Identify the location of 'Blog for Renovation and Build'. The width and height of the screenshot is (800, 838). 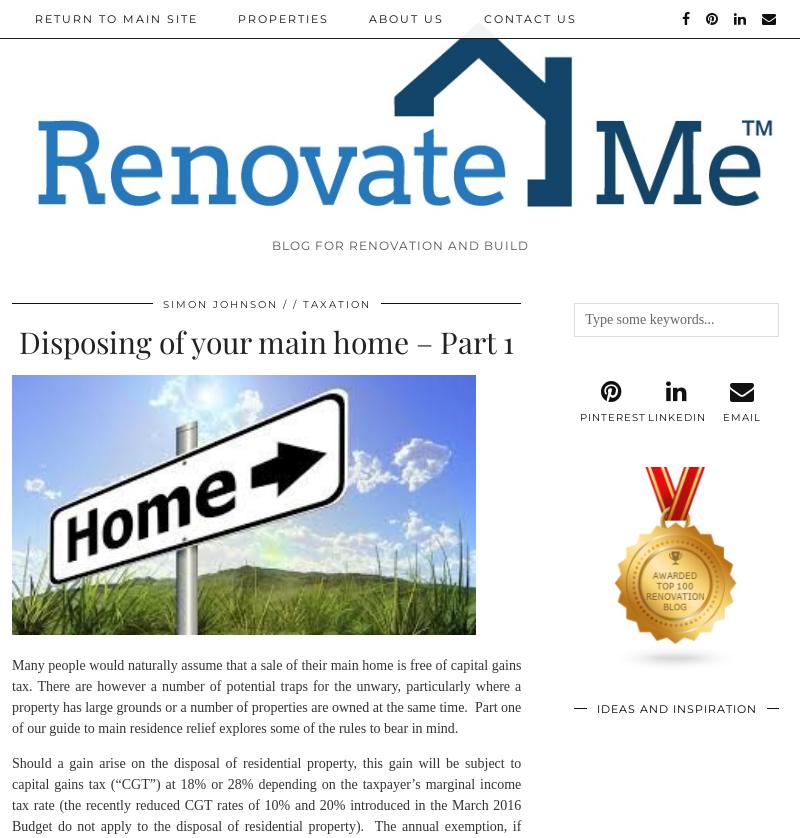
(270, 243).